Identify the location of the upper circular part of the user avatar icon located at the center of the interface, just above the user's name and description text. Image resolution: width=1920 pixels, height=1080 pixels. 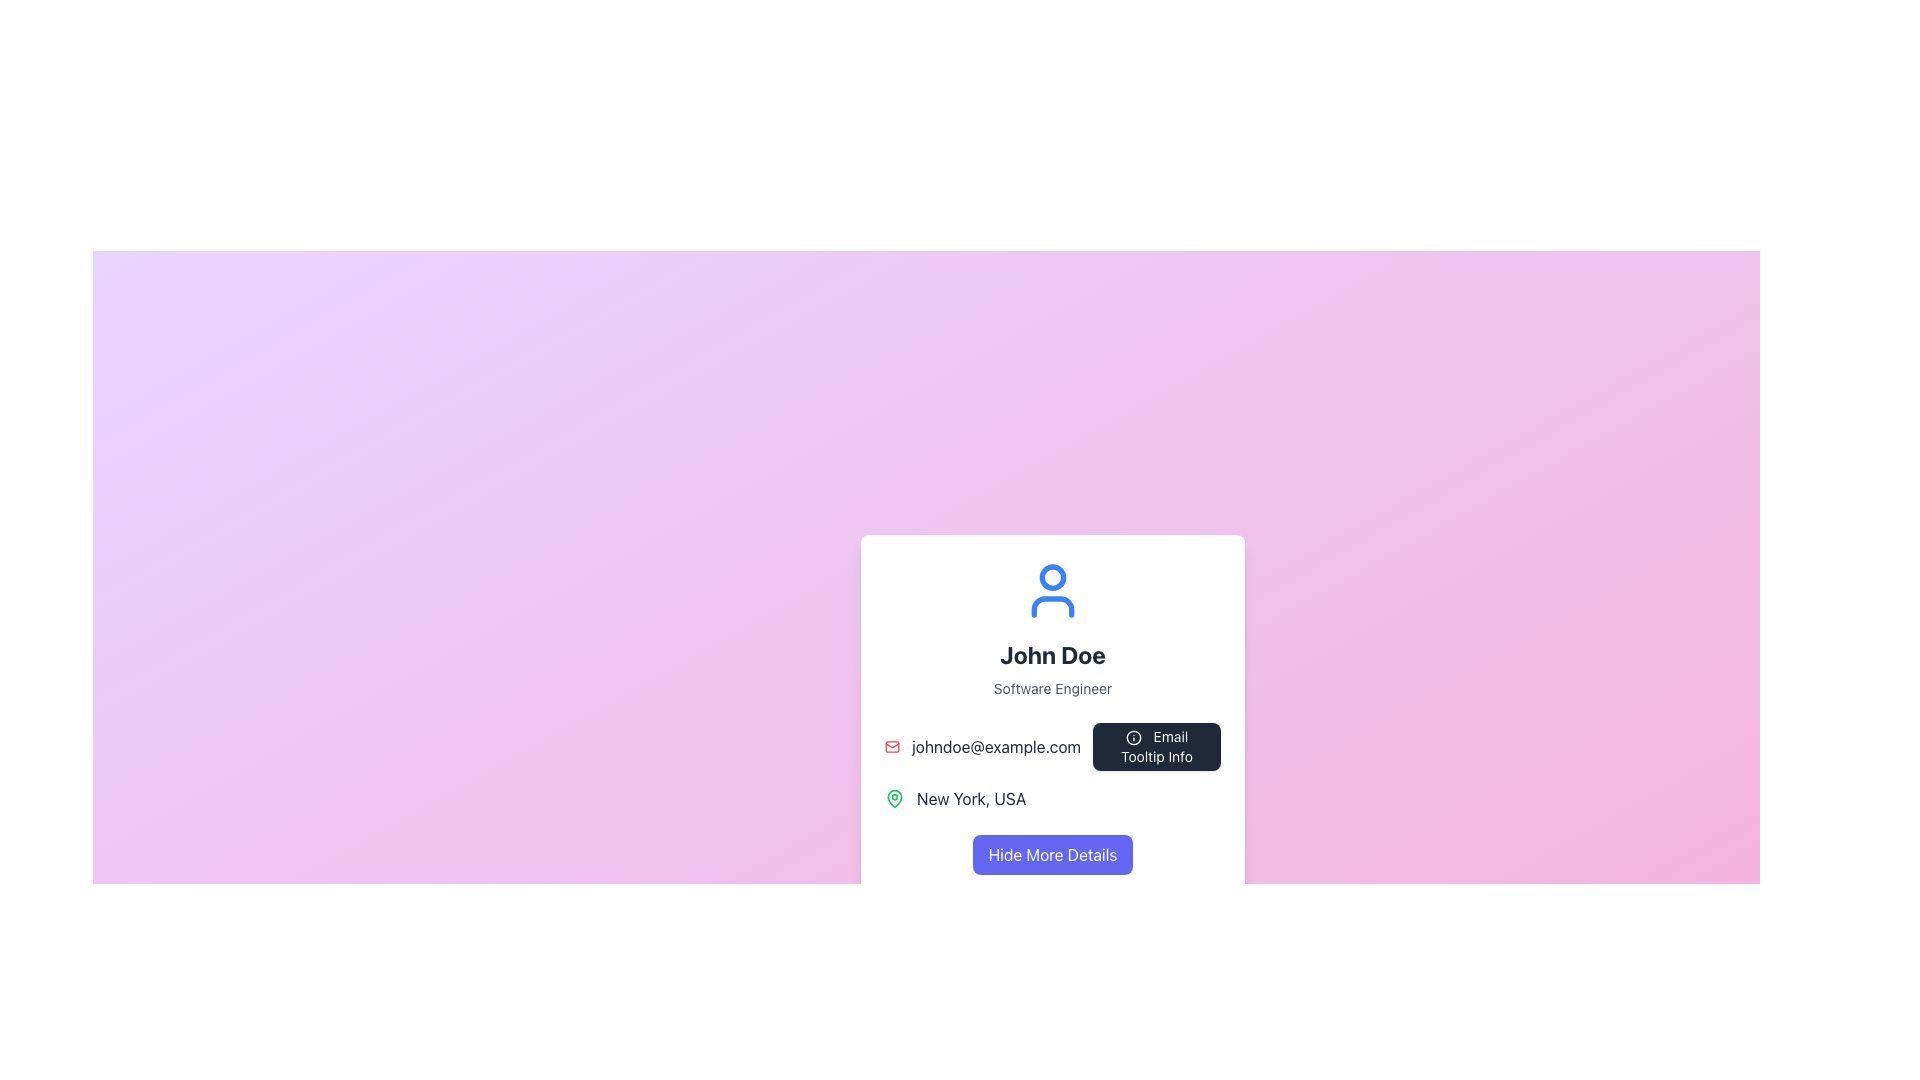
(1051, 577).